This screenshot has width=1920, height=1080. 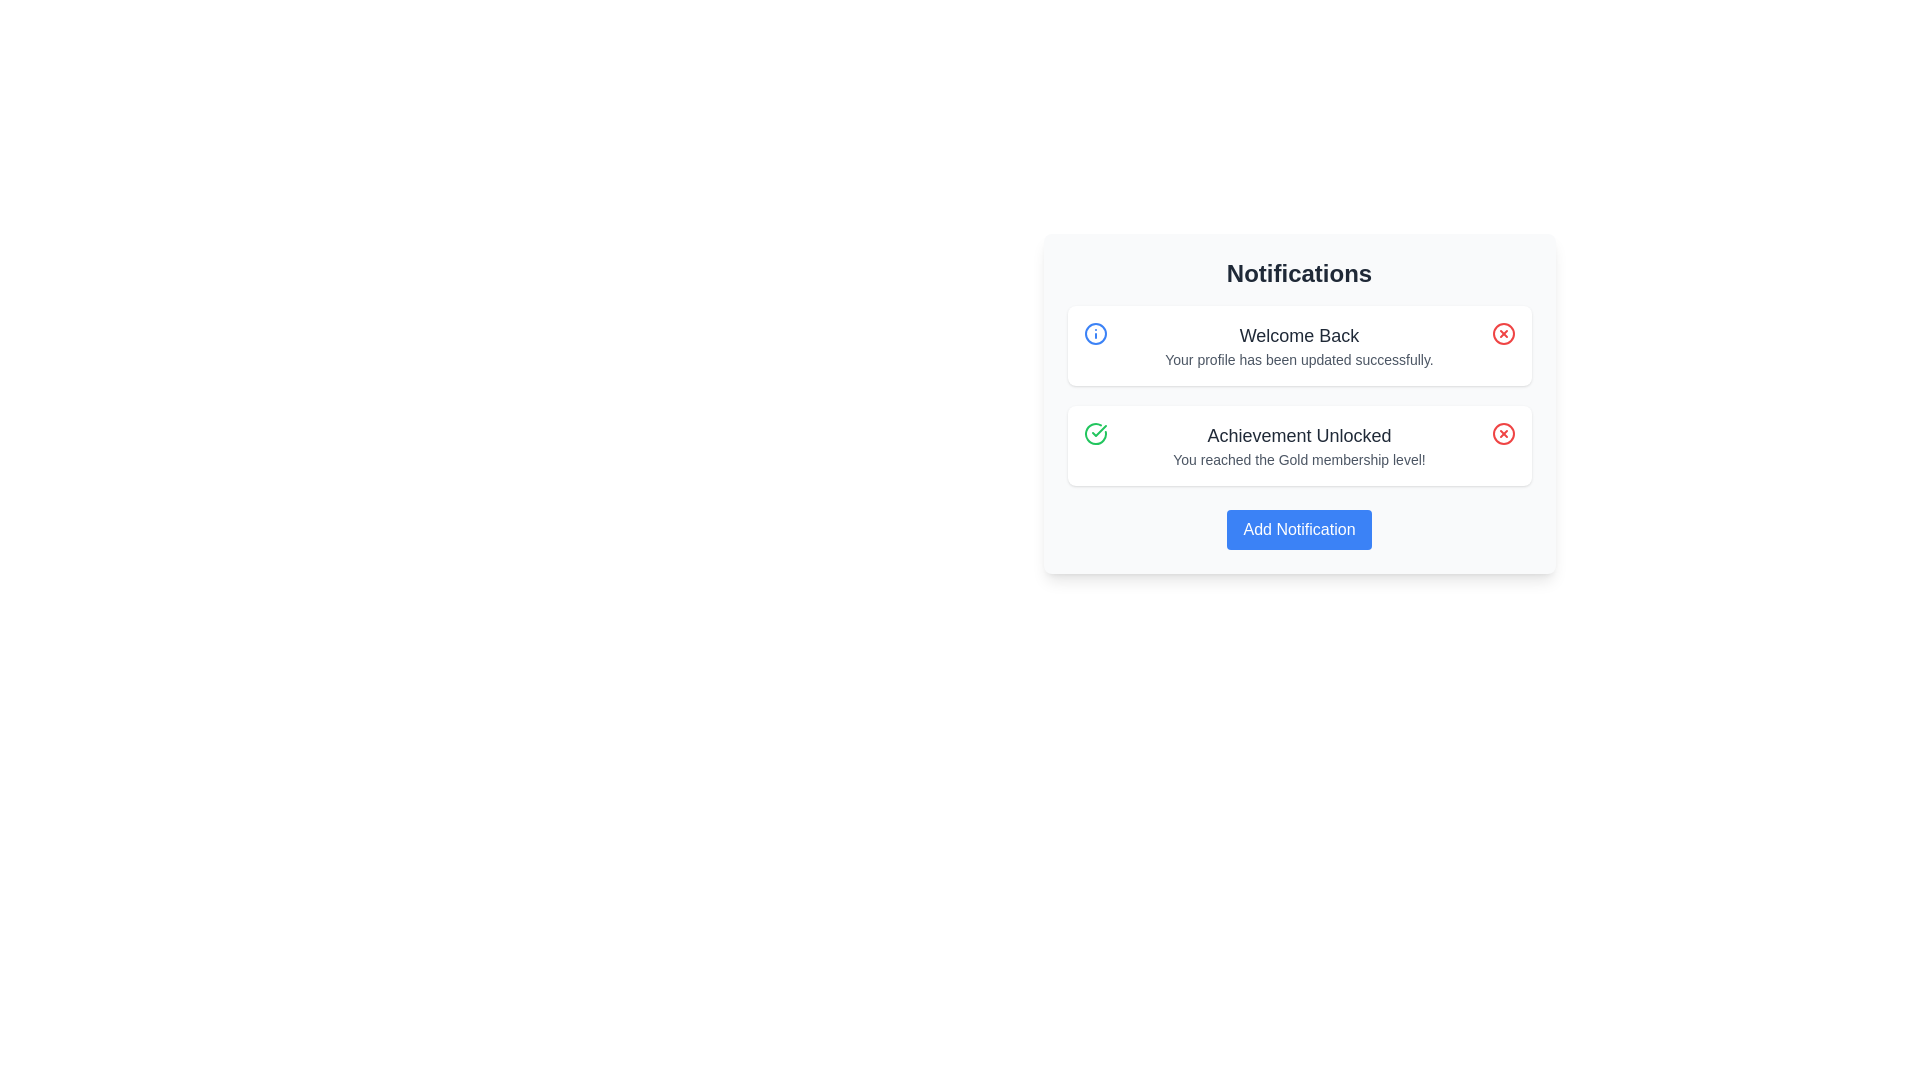 I want to click on the text-based notification entry that informs the user of reaching the Gold membership level, which is positioned below the 'Welcome Back' notification and above the 'Add Notification' button, so click(x=1299, y=445).